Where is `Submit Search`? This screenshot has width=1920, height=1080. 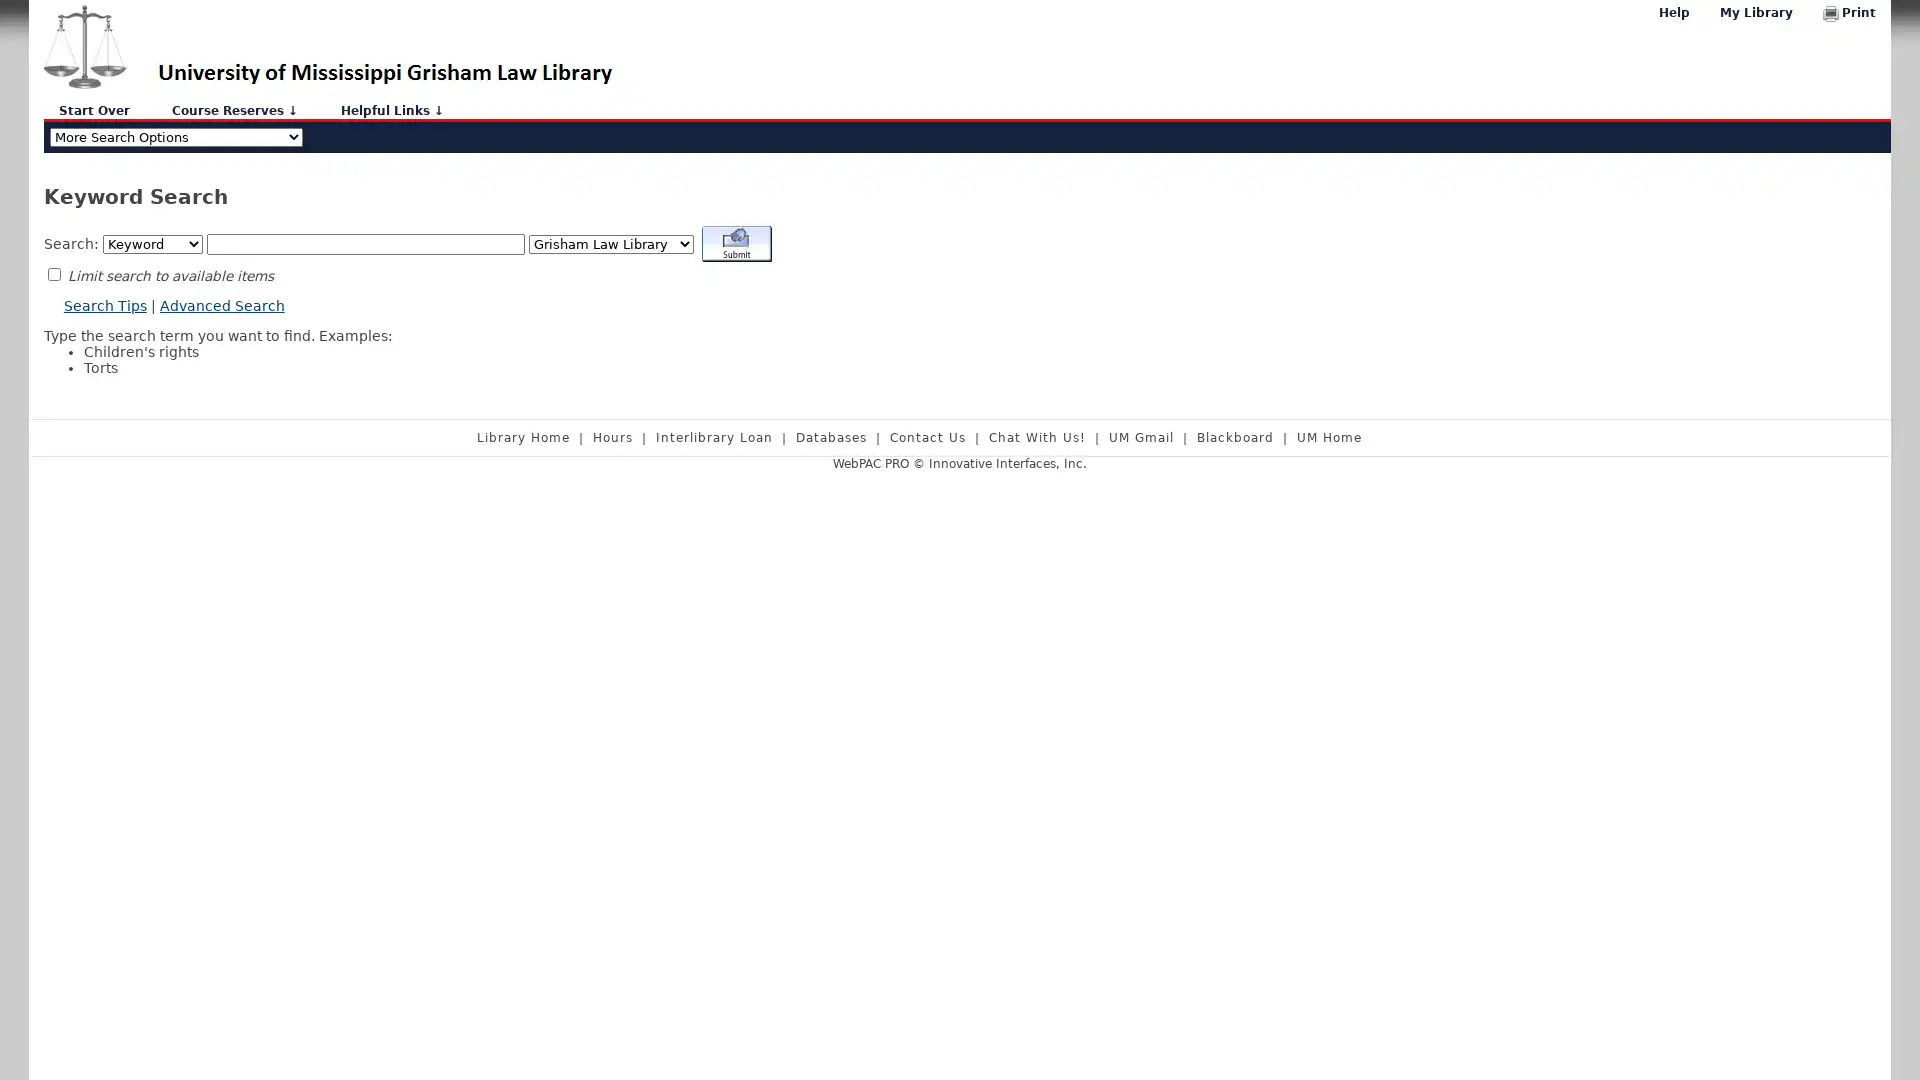 Submit Search is located at coordinates (736, 244).